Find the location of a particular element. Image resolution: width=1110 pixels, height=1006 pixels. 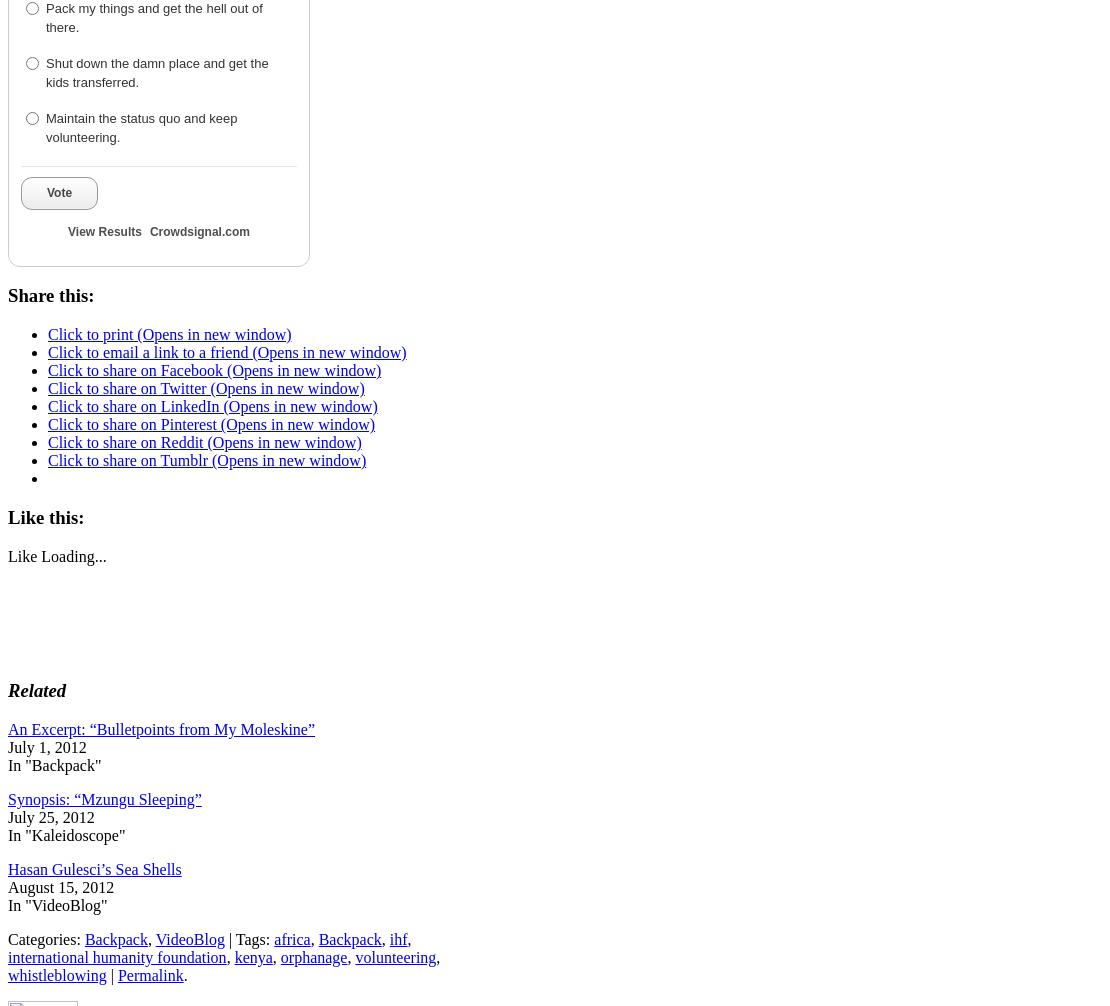

'Vote' is located at coordinates (58, 192).